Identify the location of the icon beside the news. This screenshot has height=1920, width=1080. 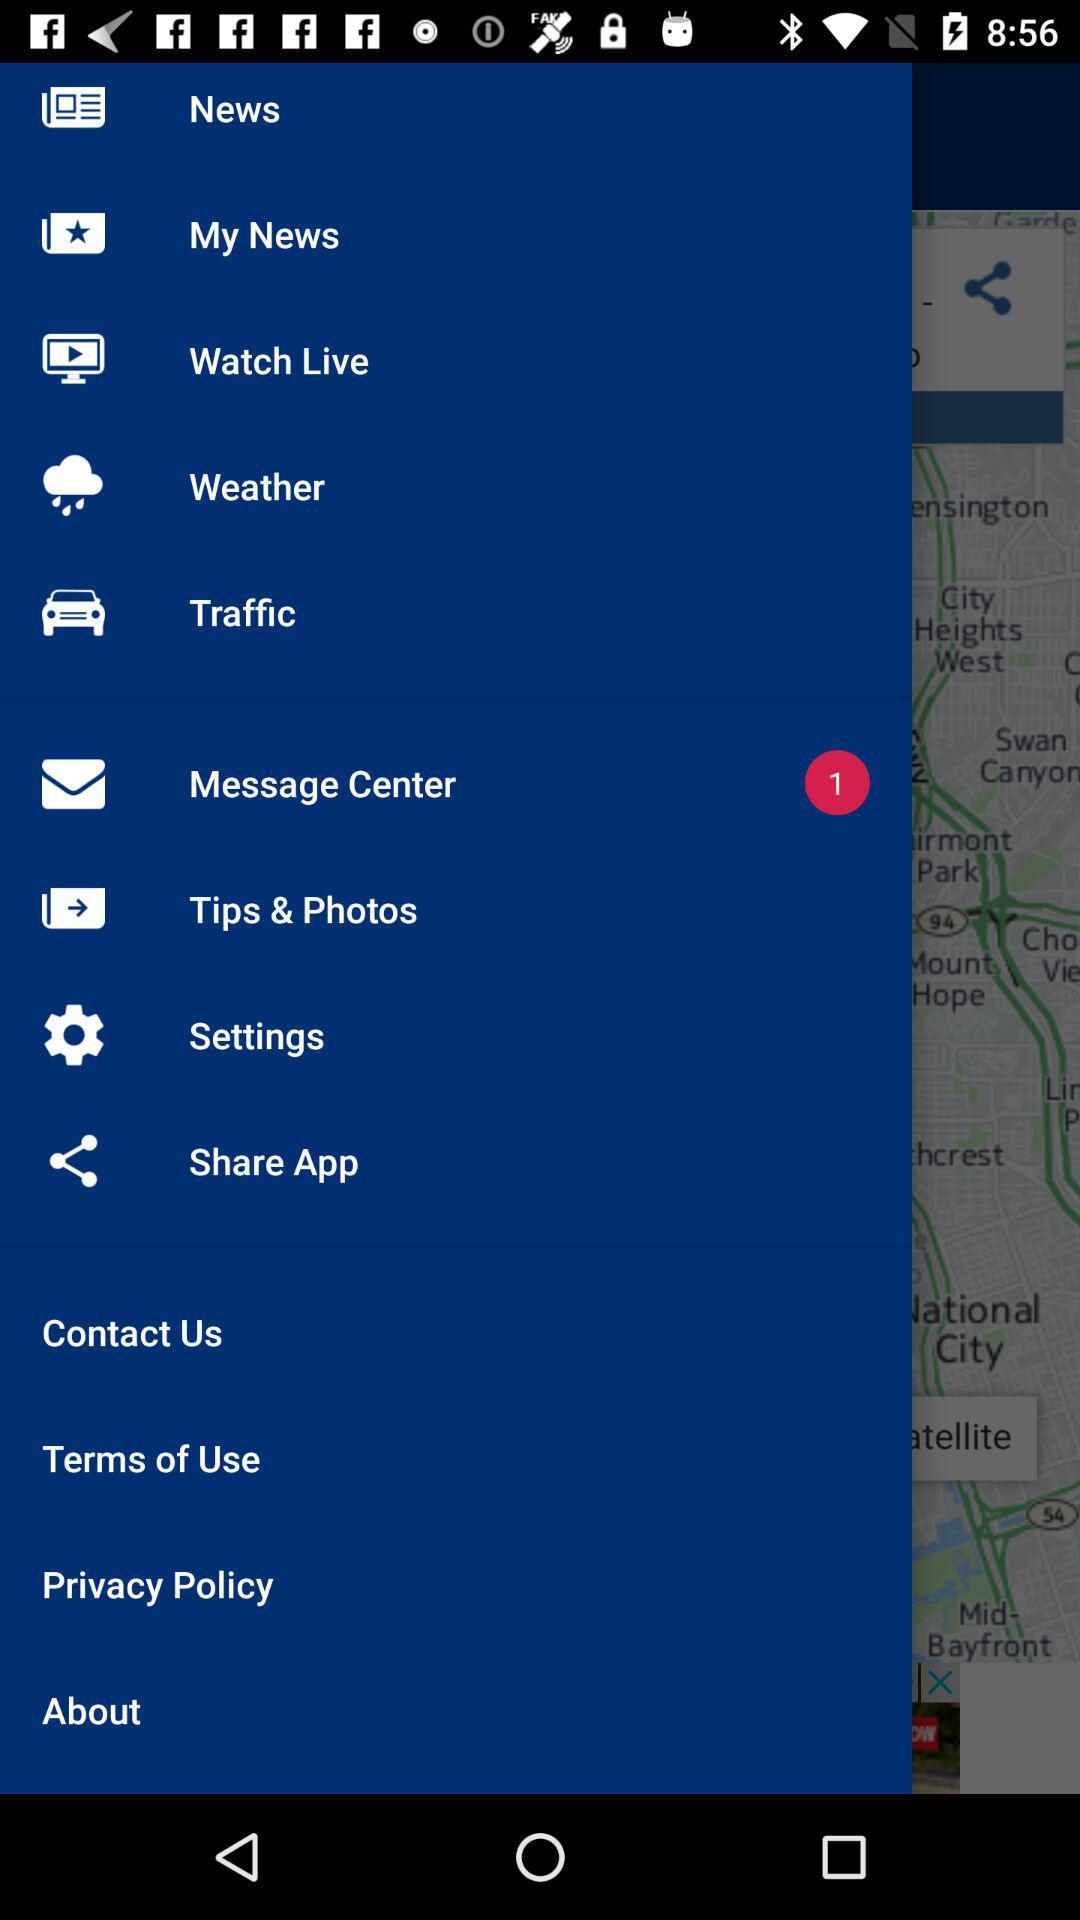
(72, 136).